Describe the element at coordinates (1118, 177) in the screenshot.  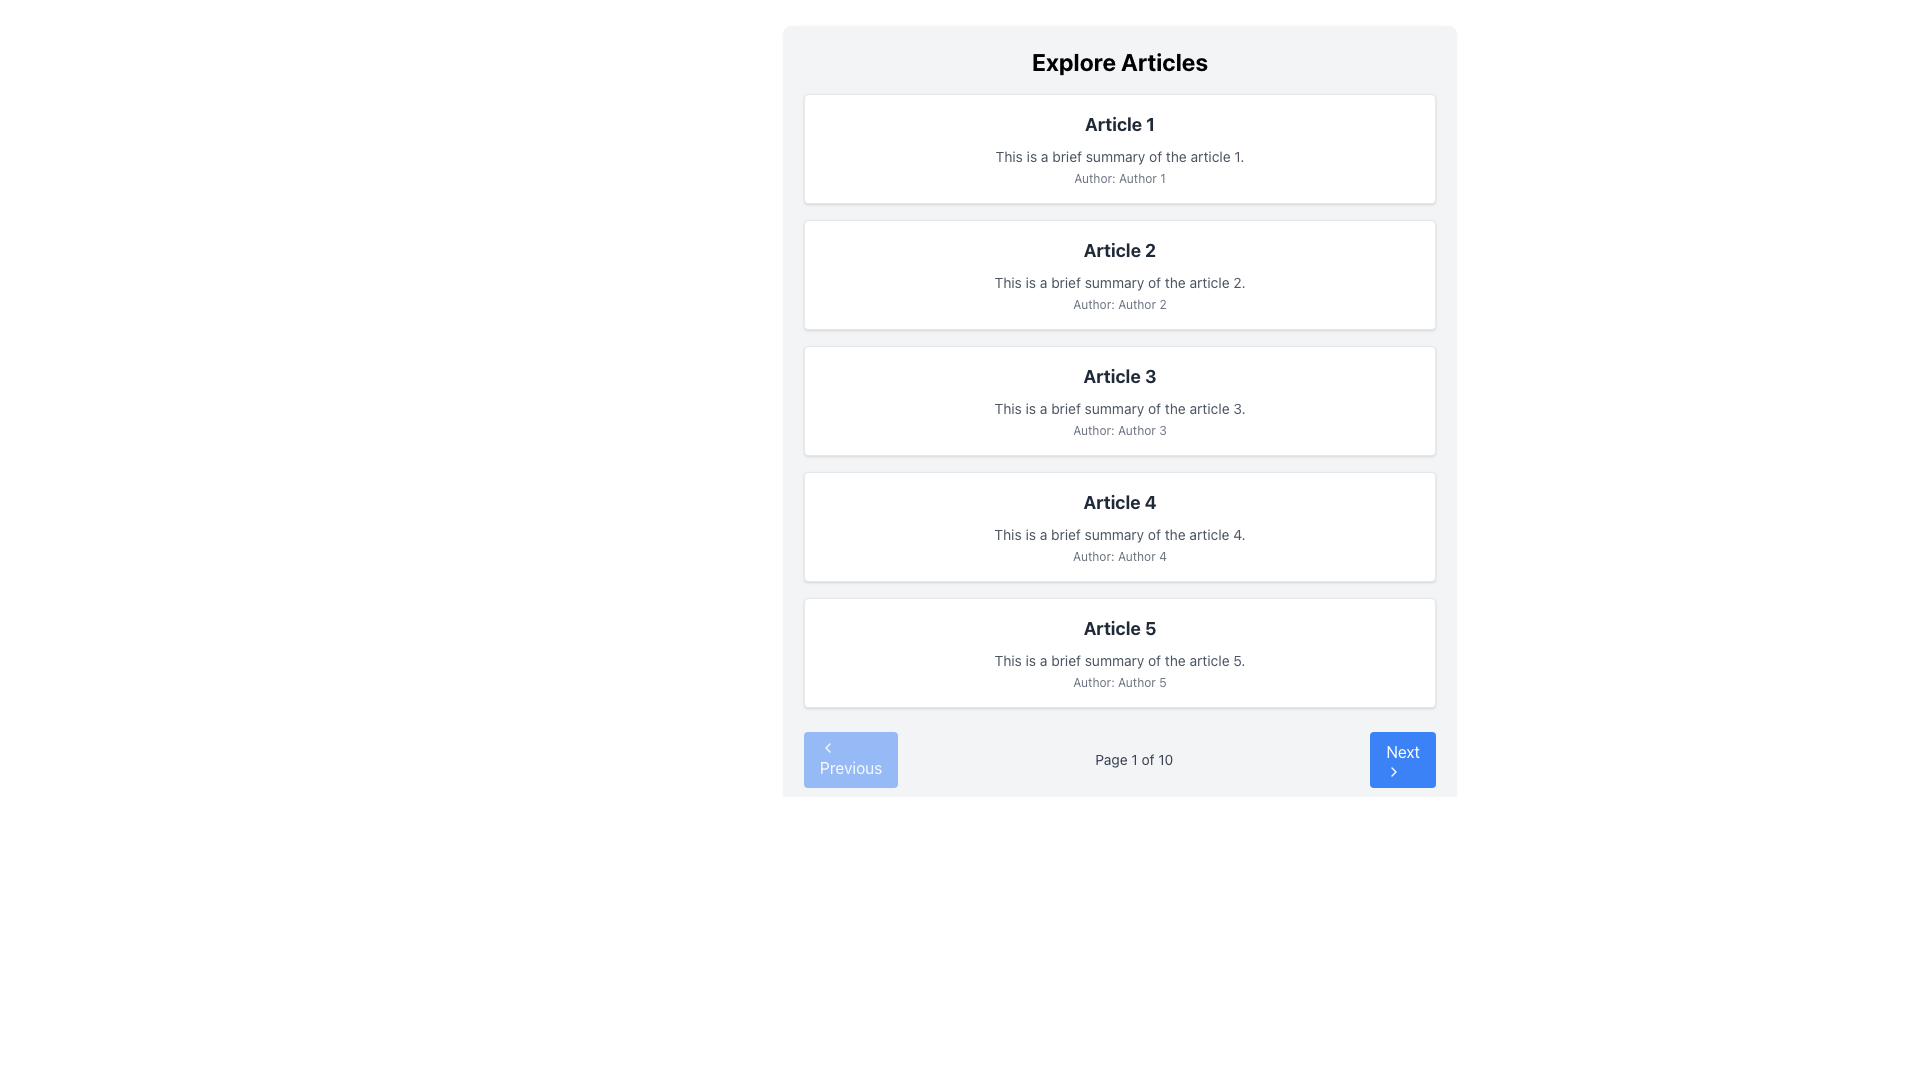
I see `author's name displayed in the text located at the bottom of the card labeled 'Article 1', just below the summary text` at that location.